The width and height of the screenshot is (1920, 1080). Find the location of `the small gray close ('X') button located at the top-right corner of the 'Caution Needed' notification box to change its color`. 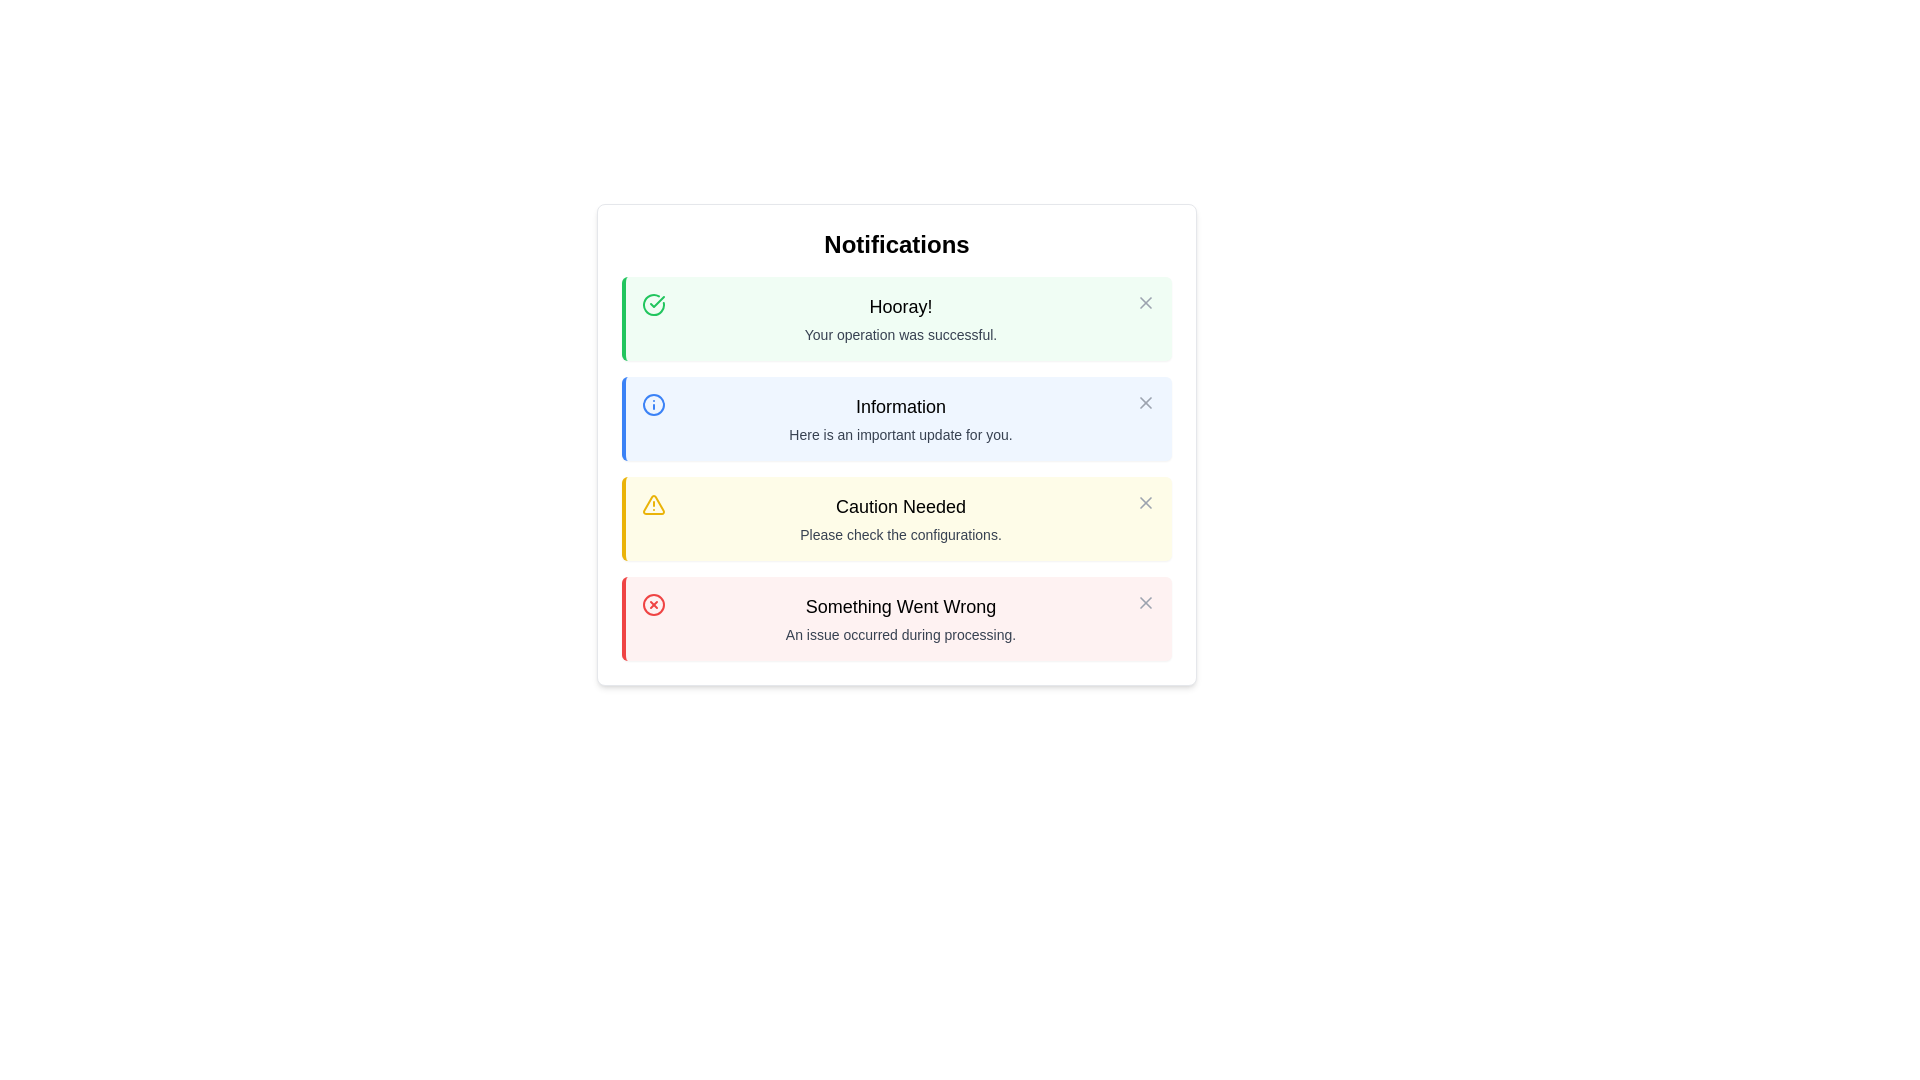

the small gray close ('X') button located at the top-right corner of the 'Caution Needed' notification box to change its color is located at coordinates (1146, 501).